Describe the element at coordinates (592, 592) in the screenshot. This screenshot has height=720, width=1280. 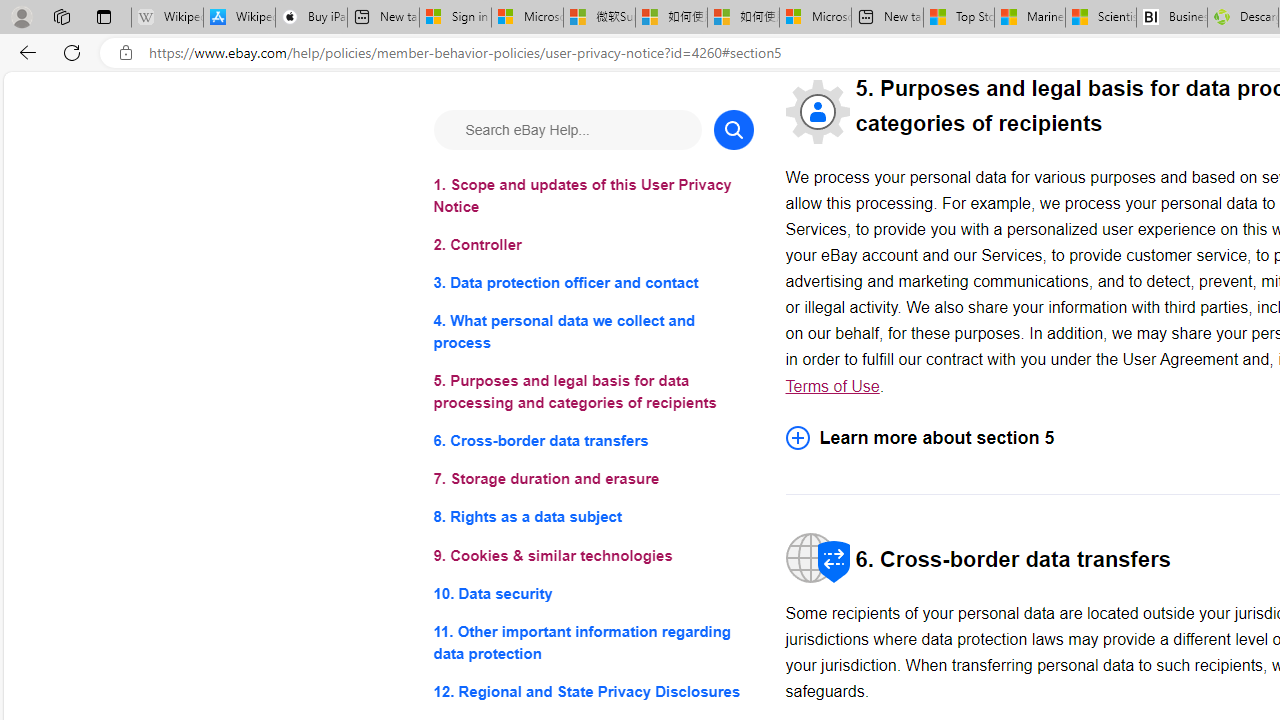
I see `'10. Data security'` at that location.